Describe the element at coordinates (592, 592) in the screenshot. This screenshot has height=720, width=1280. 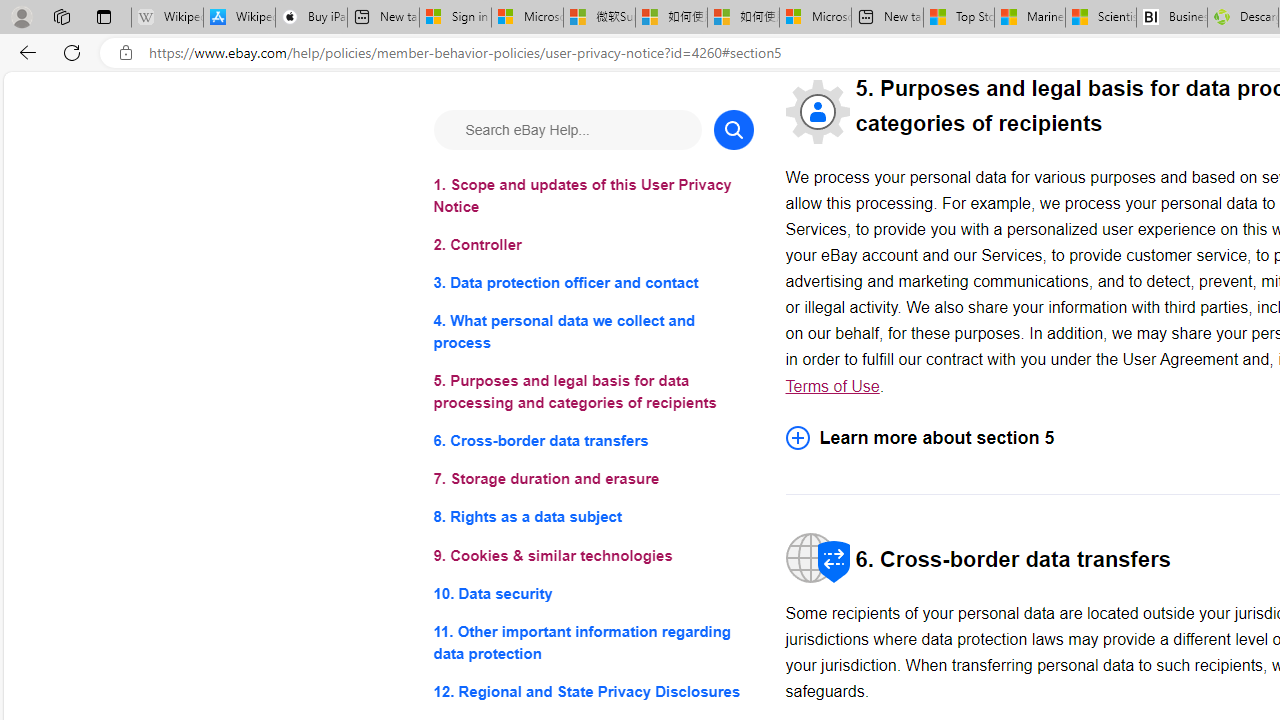
I see `'10. Data security'` at that location.